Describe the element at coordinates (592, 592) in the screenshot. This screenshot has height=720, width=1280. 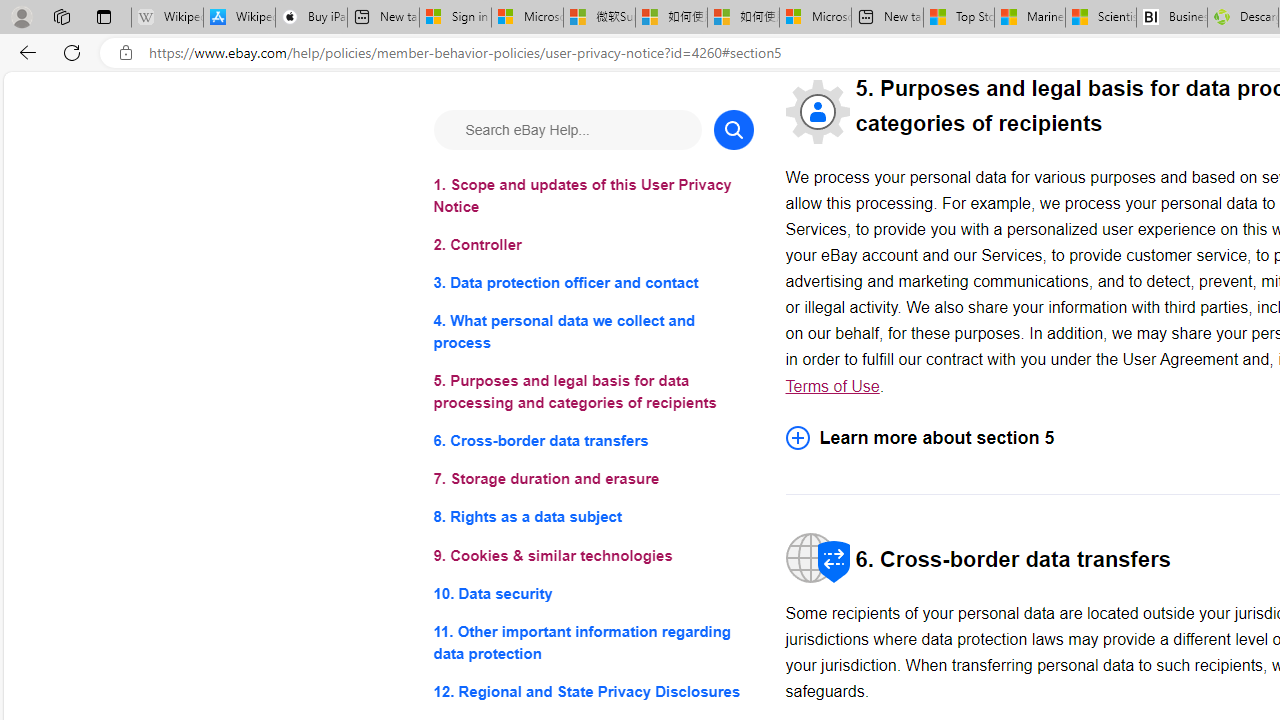
I see `'10. Data security'` at that location.